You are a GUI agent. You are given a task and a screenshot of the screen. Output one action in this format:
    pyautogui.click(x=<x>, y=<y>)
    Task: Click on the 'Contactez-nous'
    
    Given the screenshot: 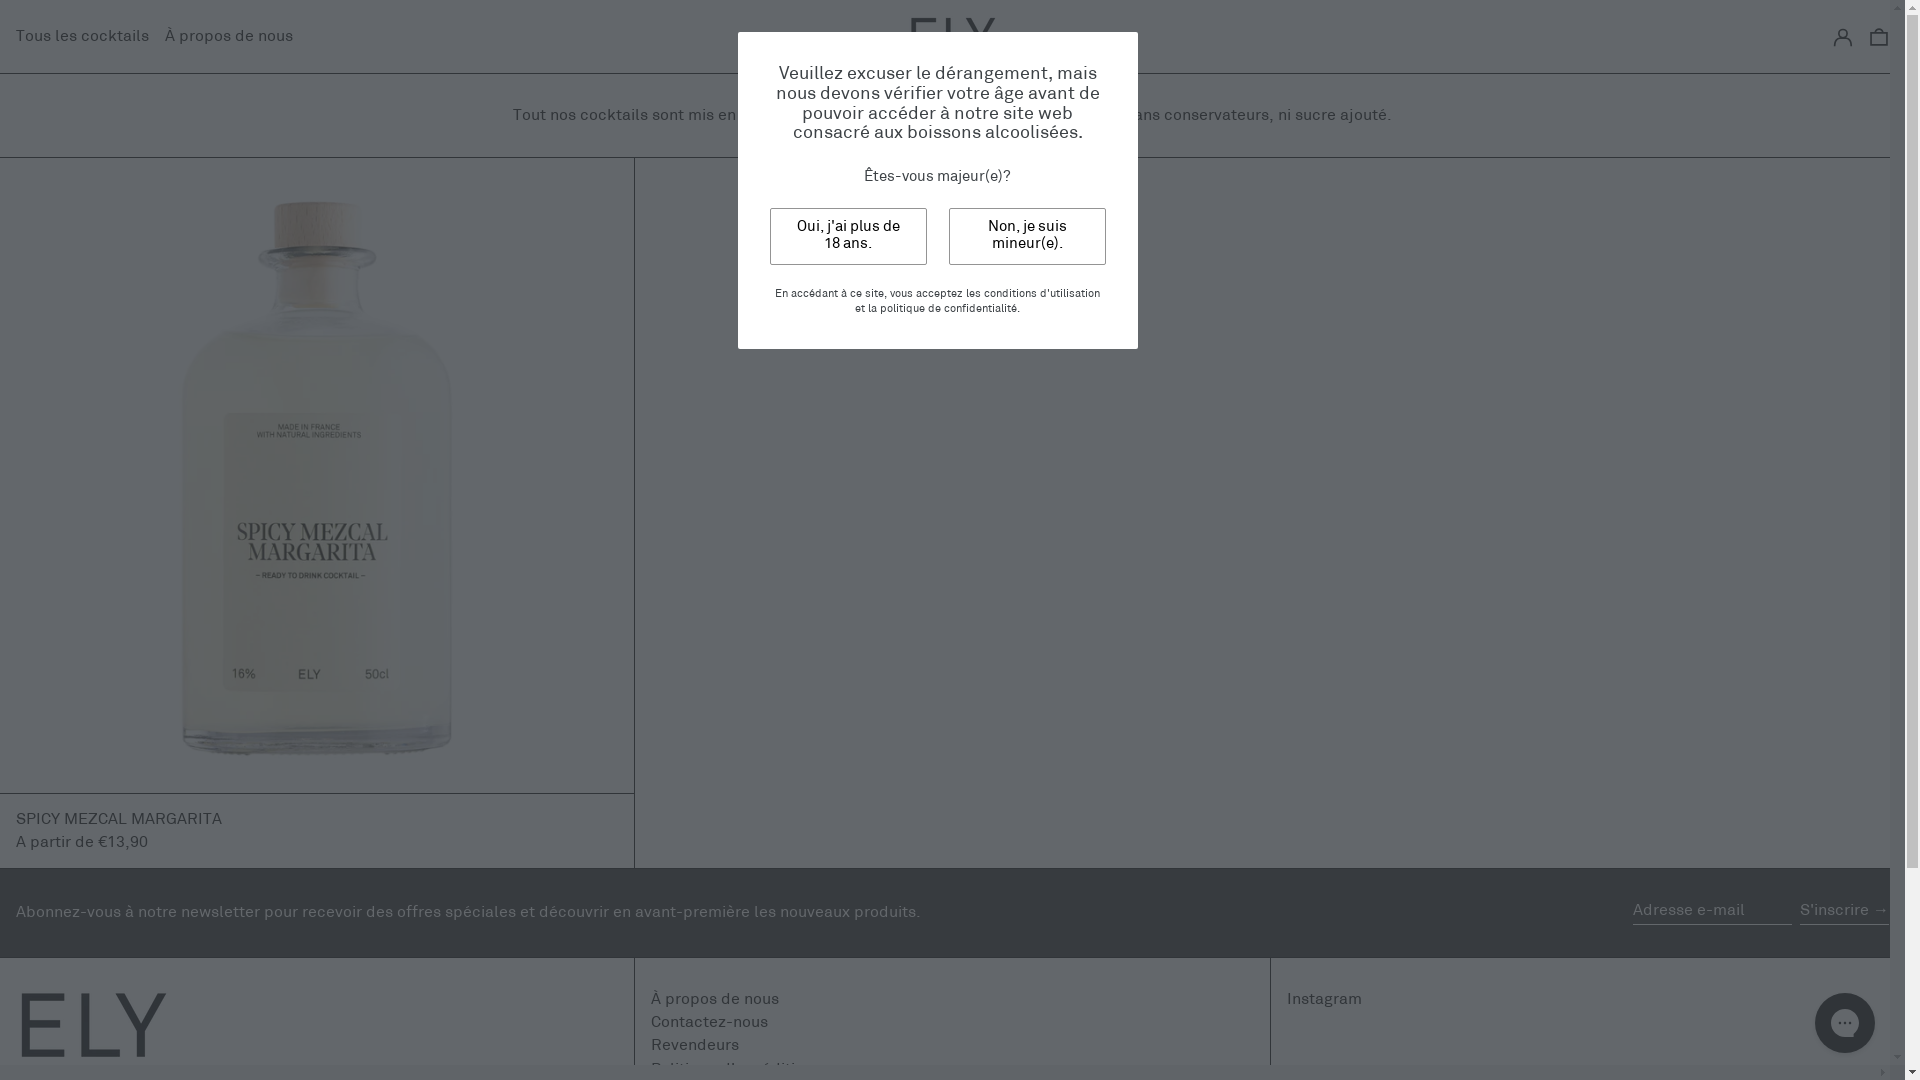 What is the action you would take?
    pyautogui.click(x=709, y=1022)
    